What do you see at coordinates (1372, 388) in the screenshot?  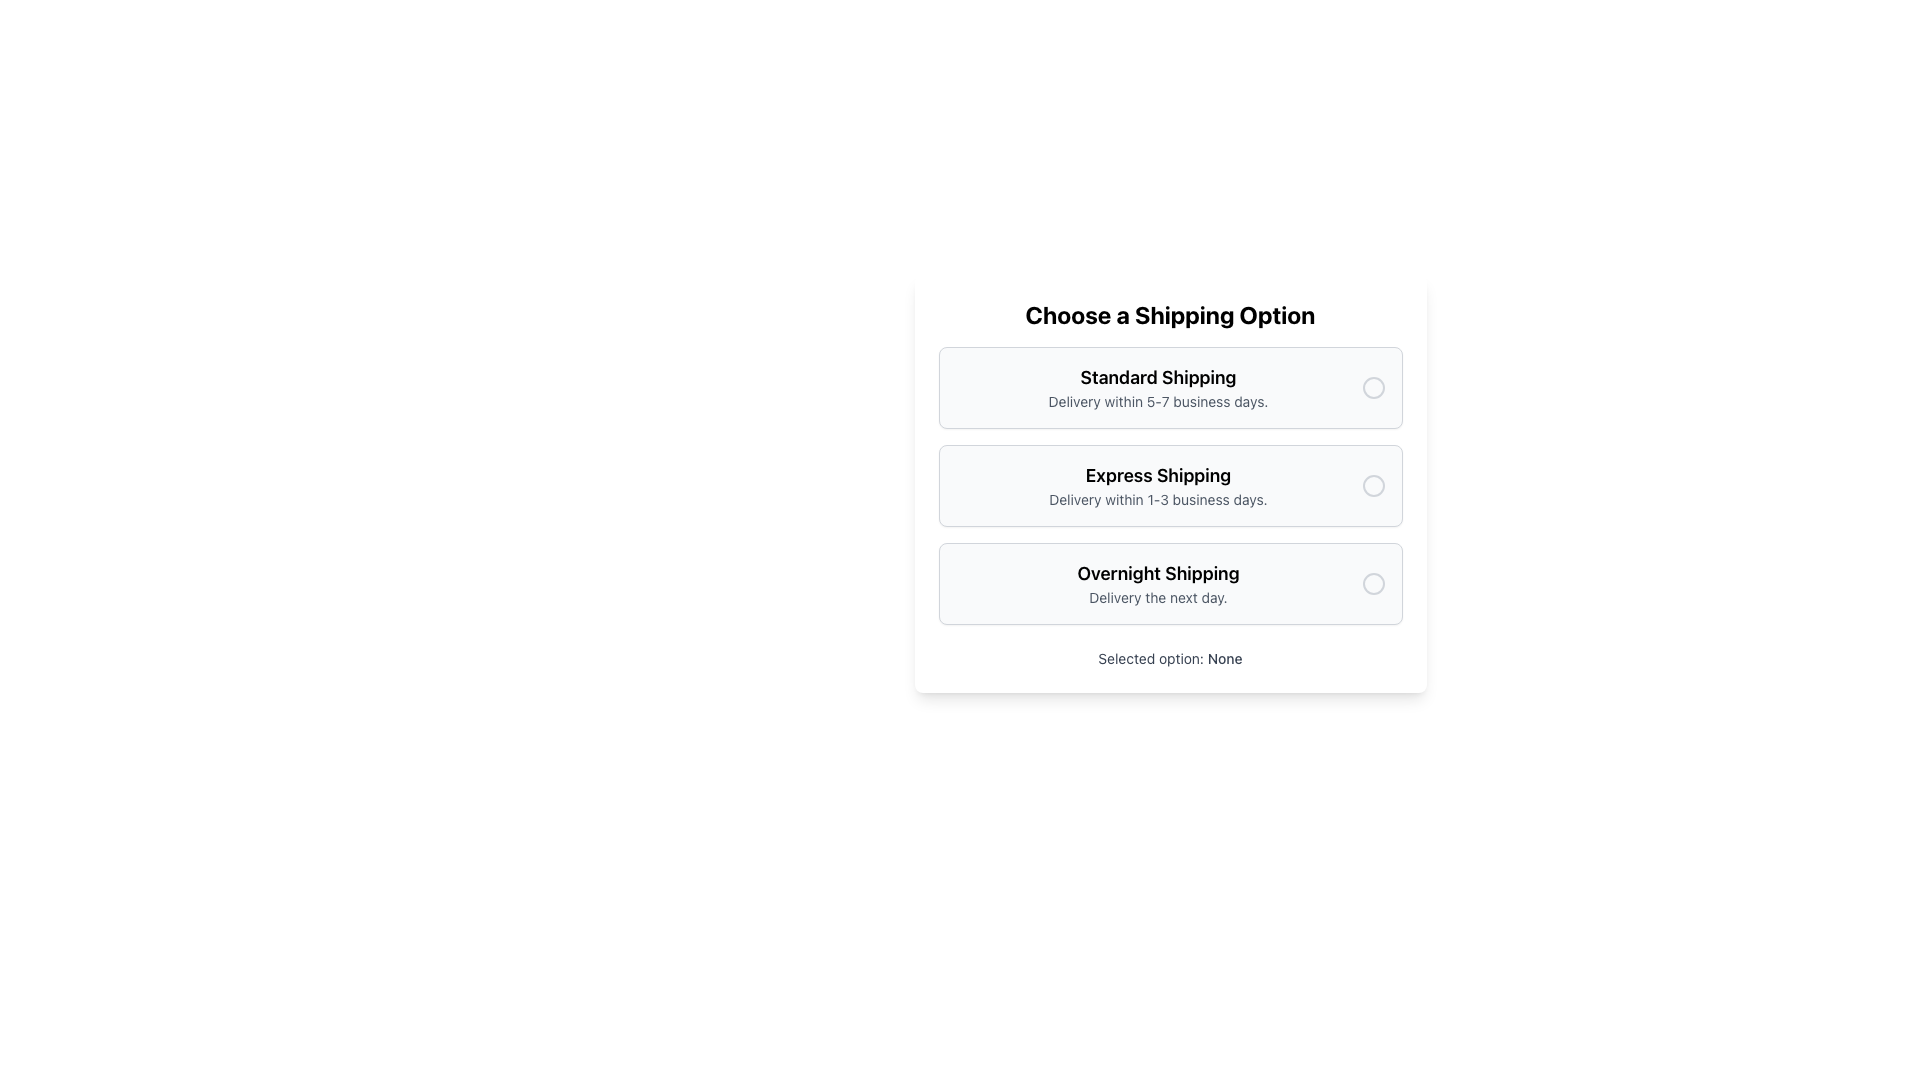 I see `the circular radio button indicator for the 'Standard Shipping' option` at bounding box center [1372, 388].